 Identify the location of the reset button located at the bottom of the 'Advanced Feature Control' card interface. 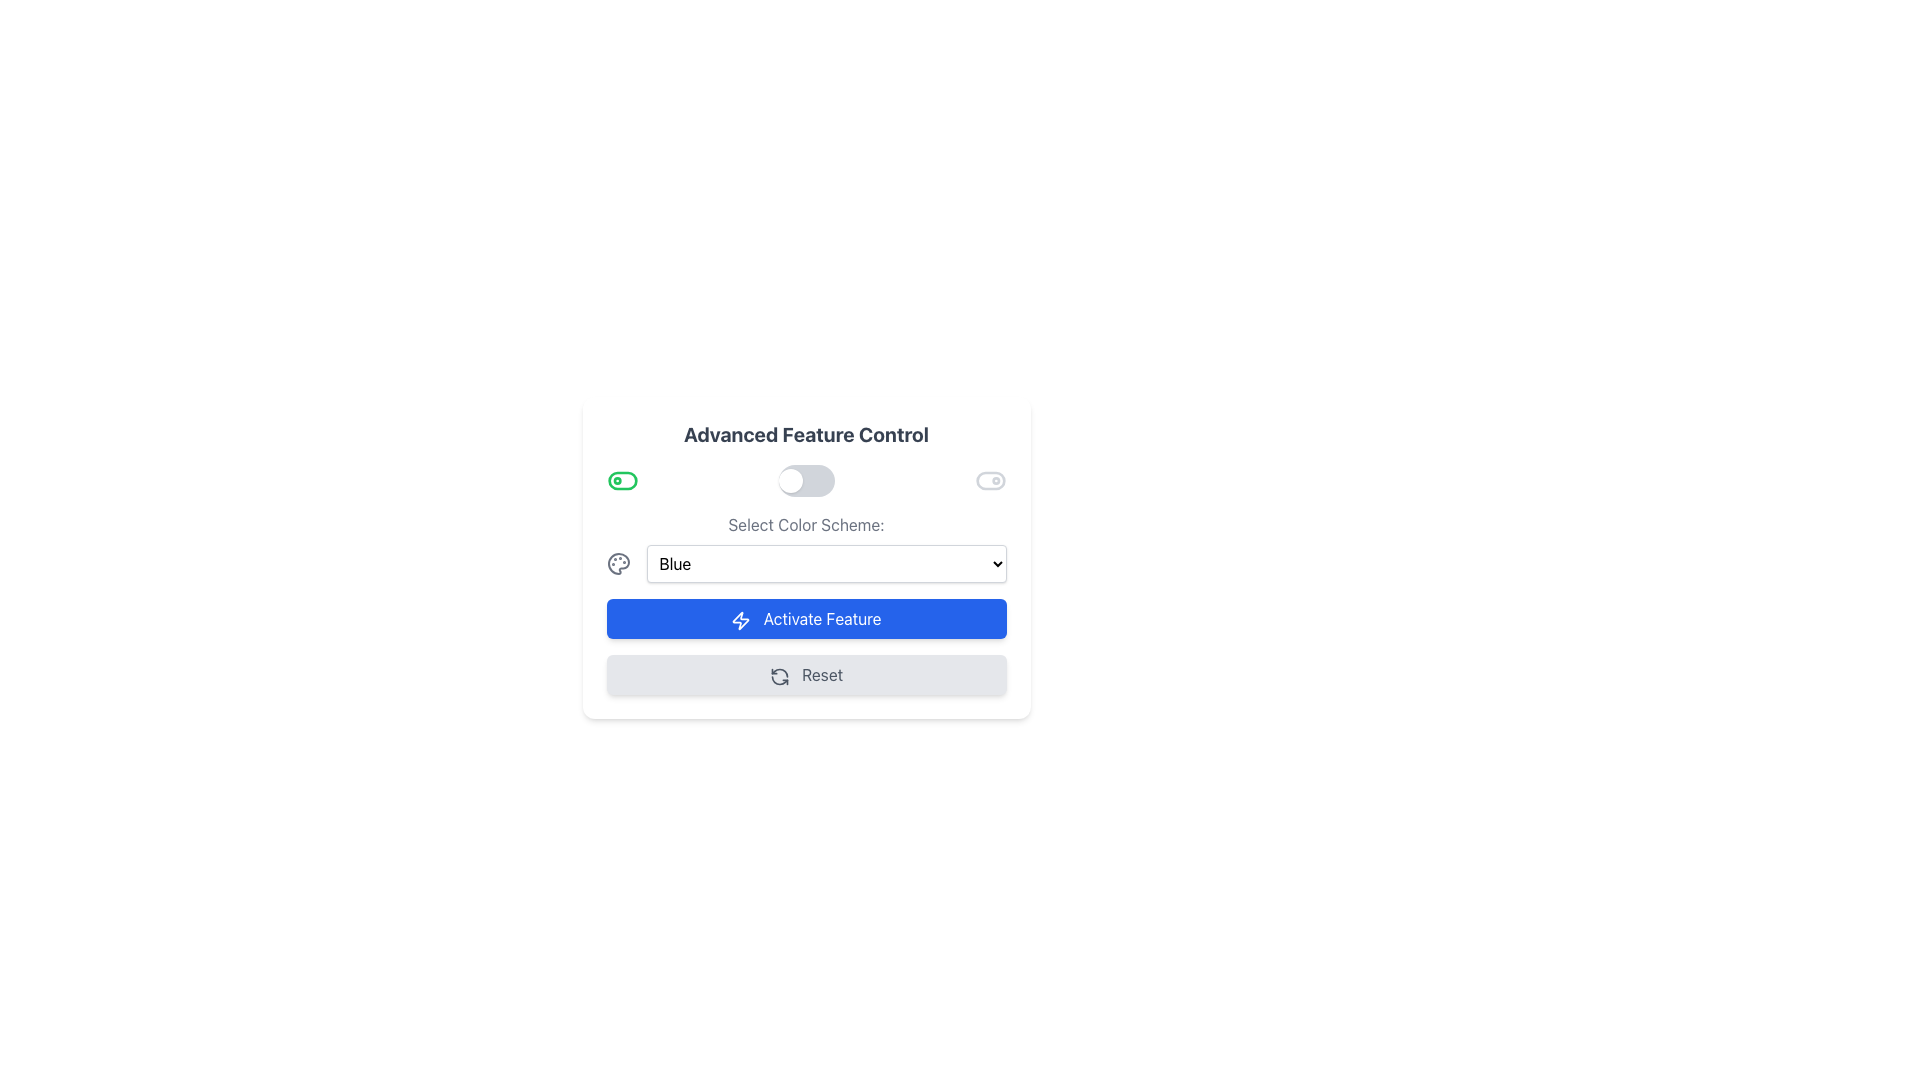
(806, 675).